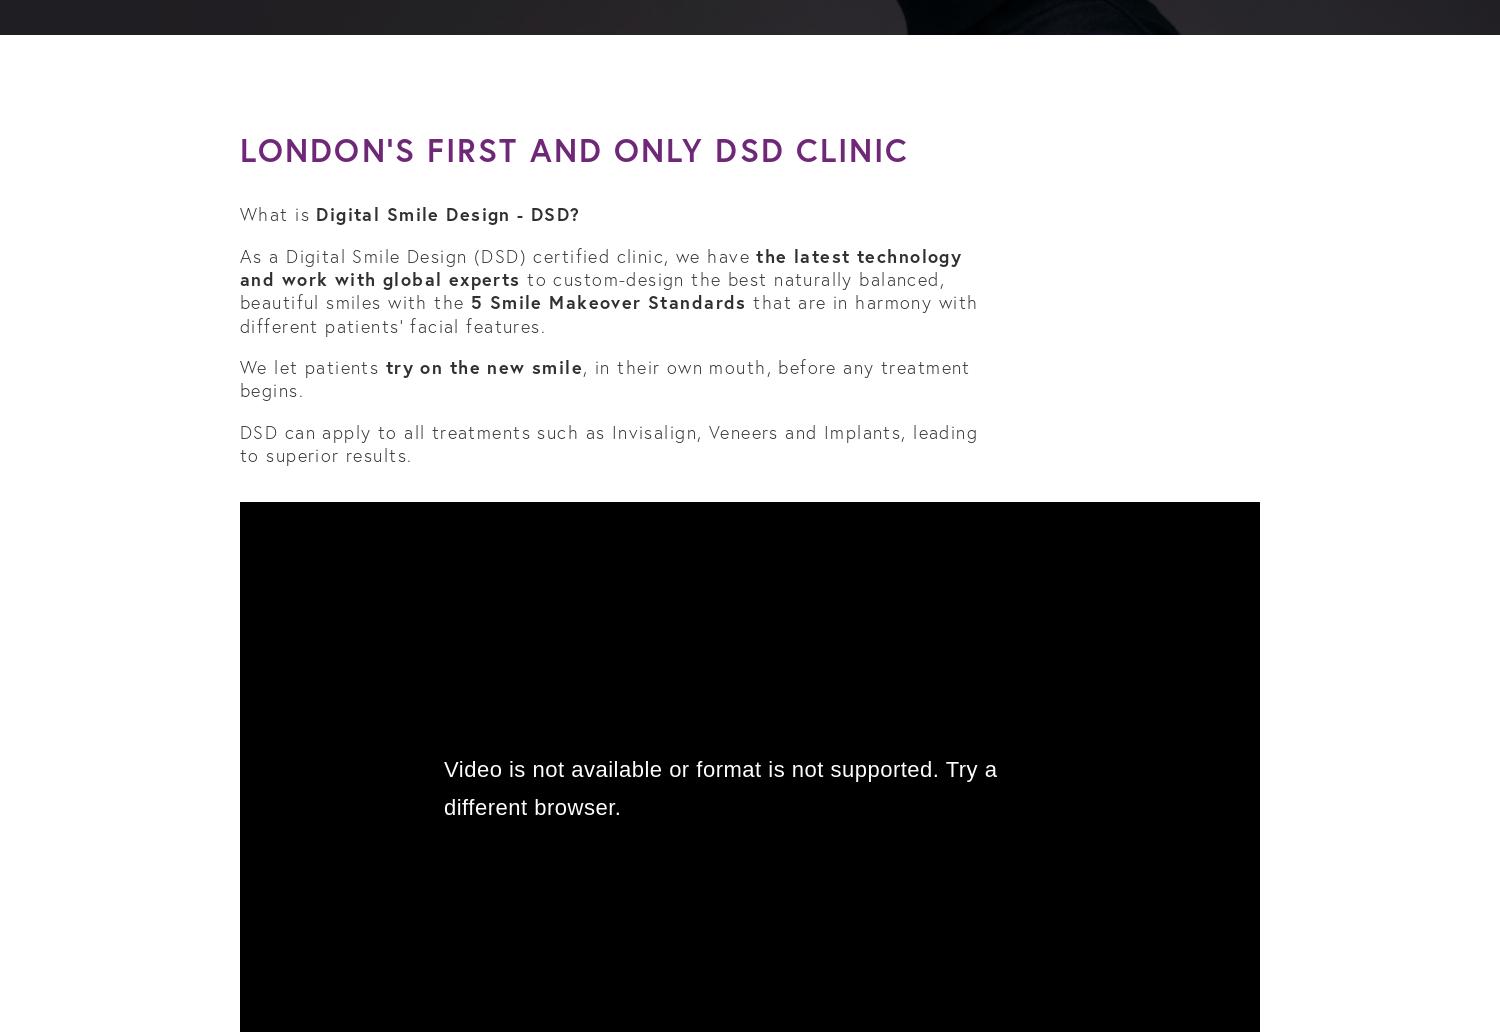 This screenshot has height=1032, width=1500. I want to click on '00:00', so click(265, 1019).